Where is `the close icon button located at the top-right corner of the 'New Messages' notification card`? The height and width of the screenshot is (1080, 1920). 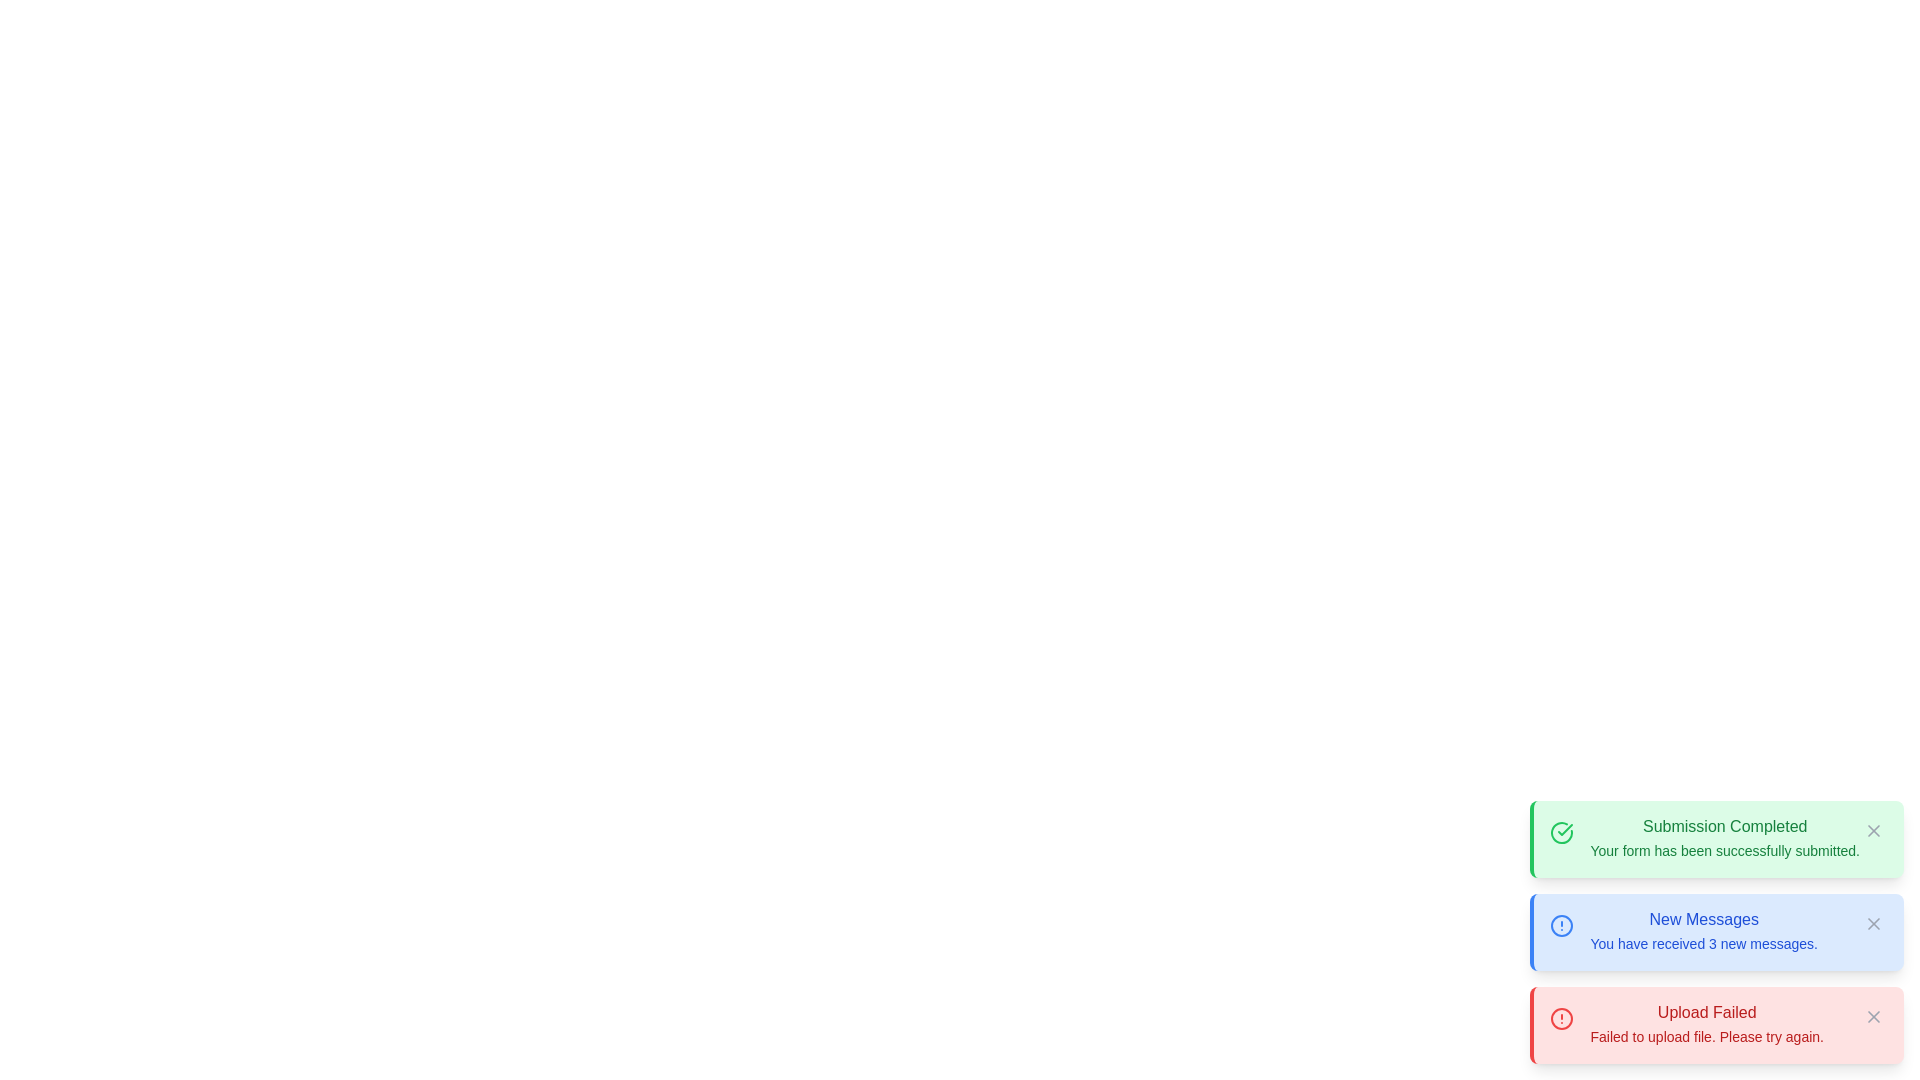 the close icon button located at the top-right corner of the 'New Messages' notification card is located at coordinates (1872, 924).